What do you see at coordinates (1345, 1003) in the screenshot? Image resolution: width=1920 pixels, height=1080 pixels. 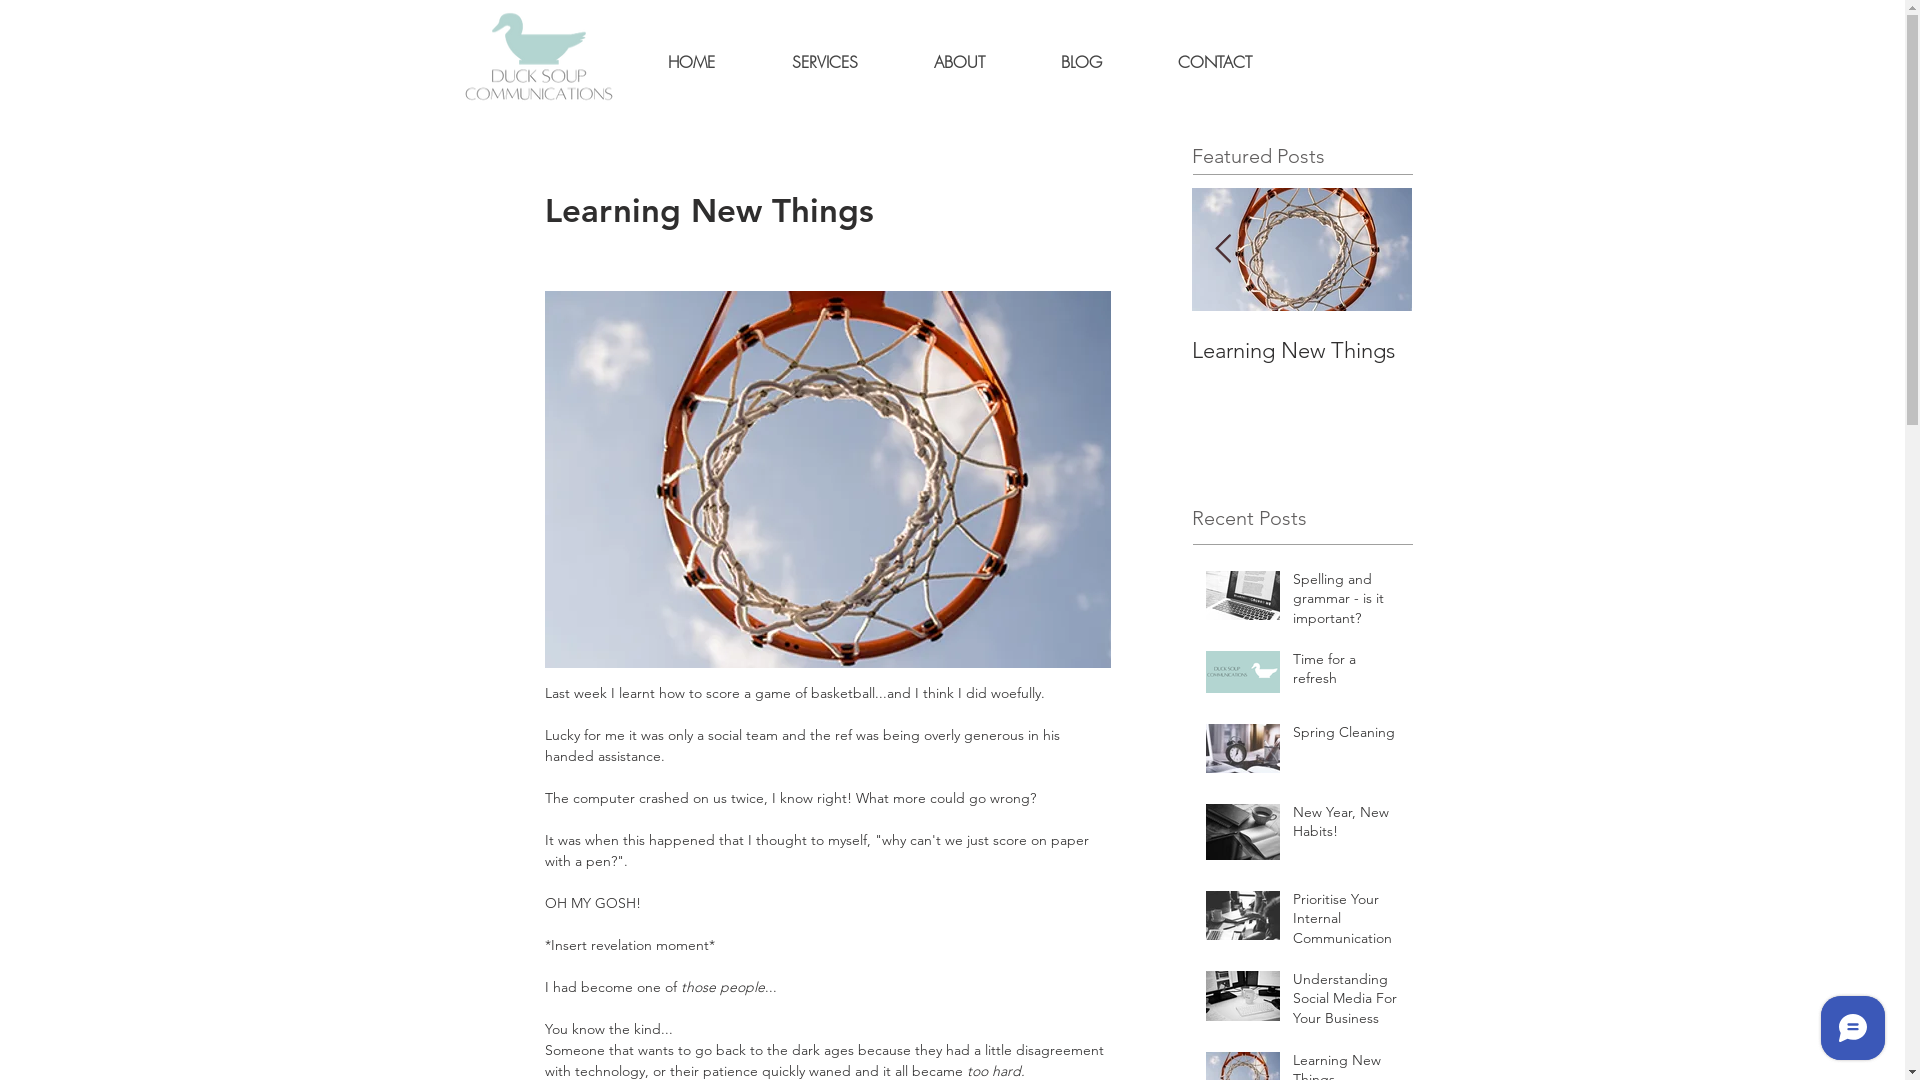 I see `'Understanding Social Media For Your Business'` at bounding box center [1345, 1003].